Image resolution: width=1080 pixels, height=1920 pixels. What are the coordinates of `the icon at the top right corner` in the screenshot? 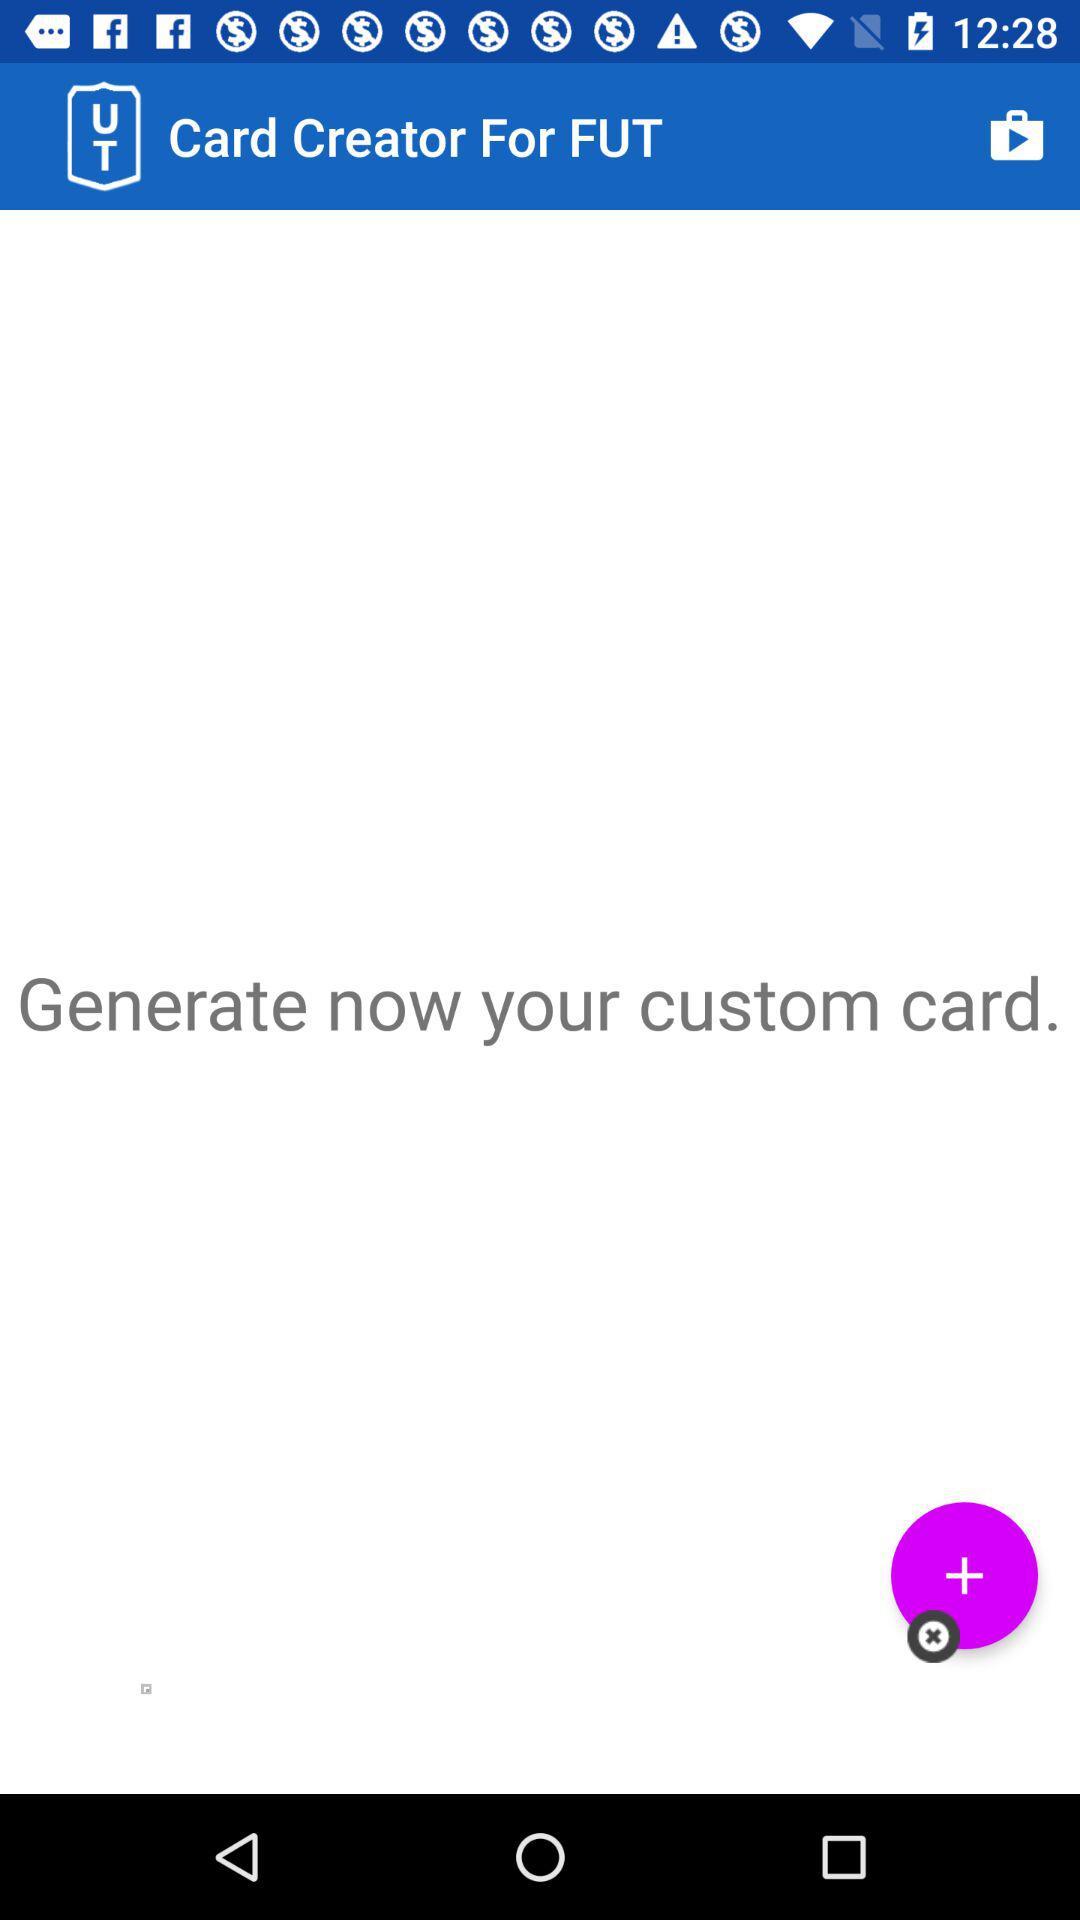 It's located at (1017, 135).